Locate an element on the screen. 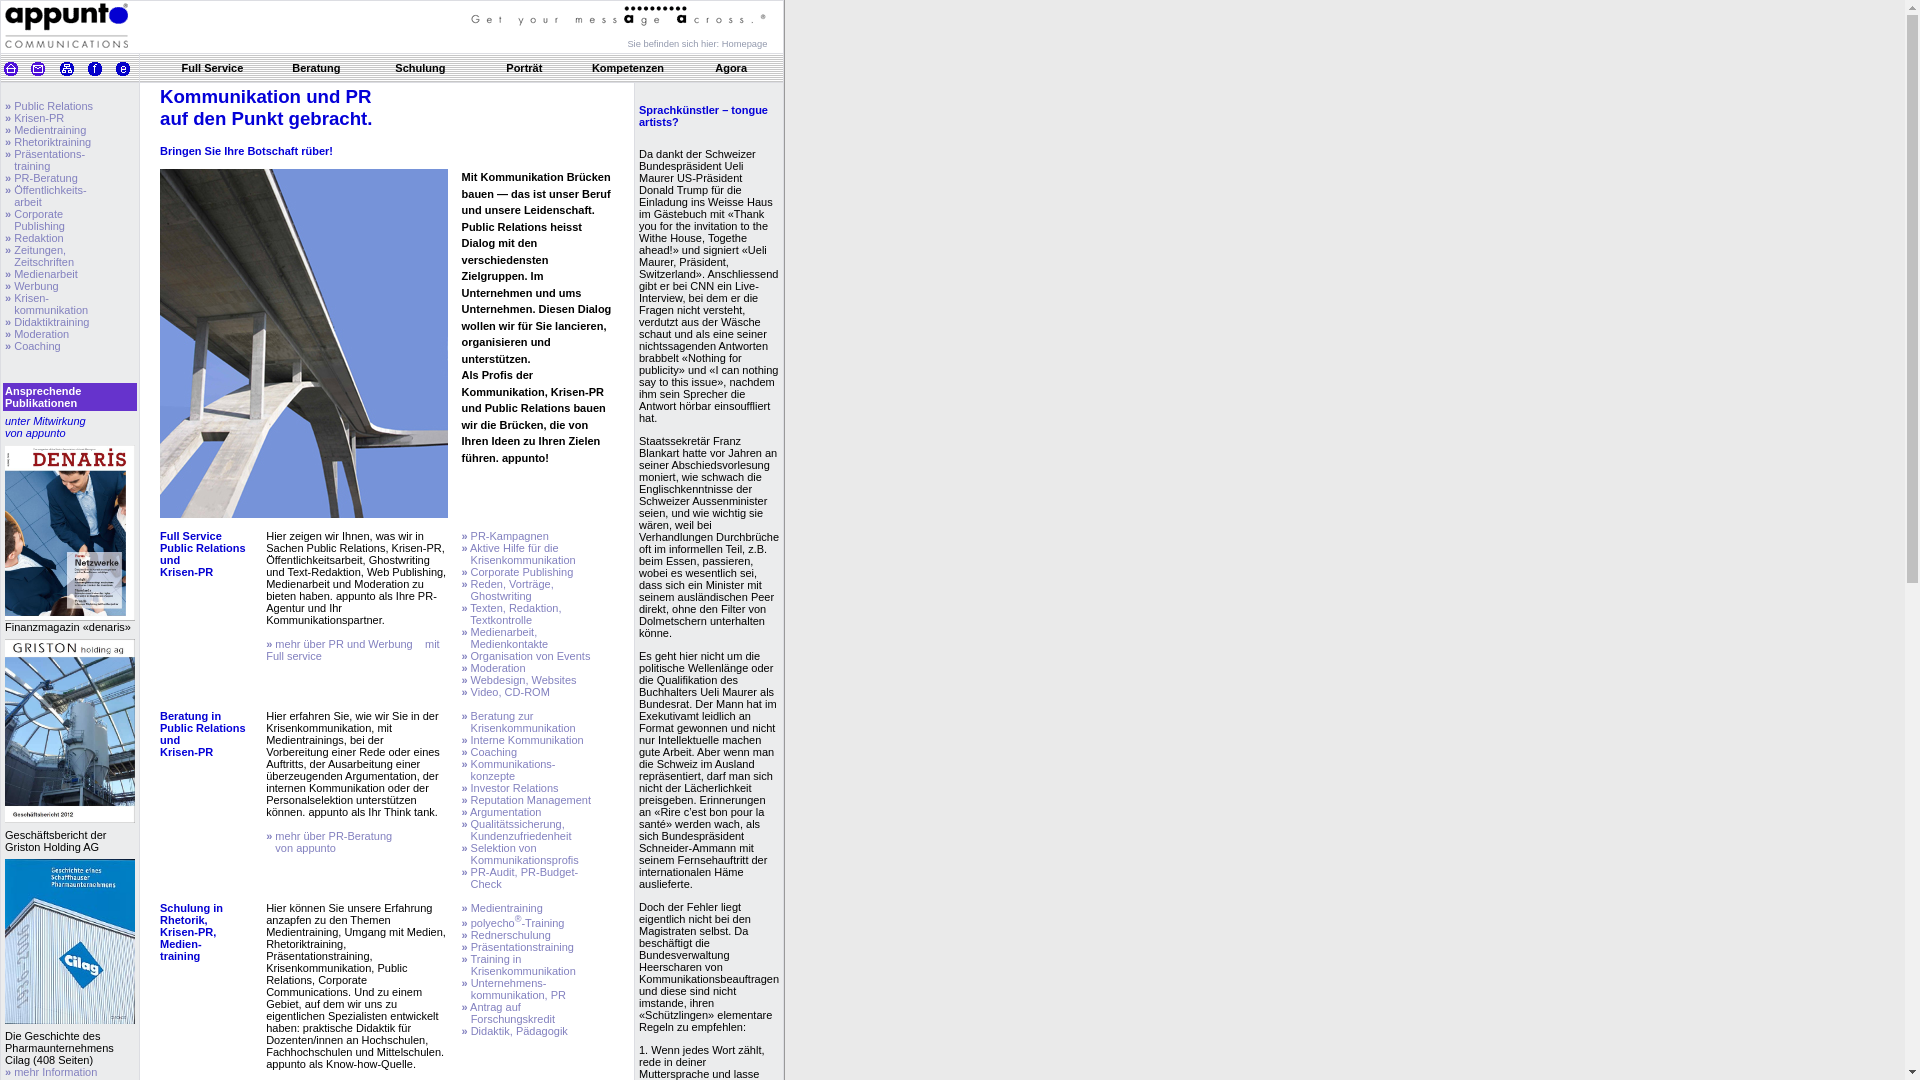 The width and height of the screenshot is (1920, 1080). 'Schulung' is located at coordinates (394, 67).